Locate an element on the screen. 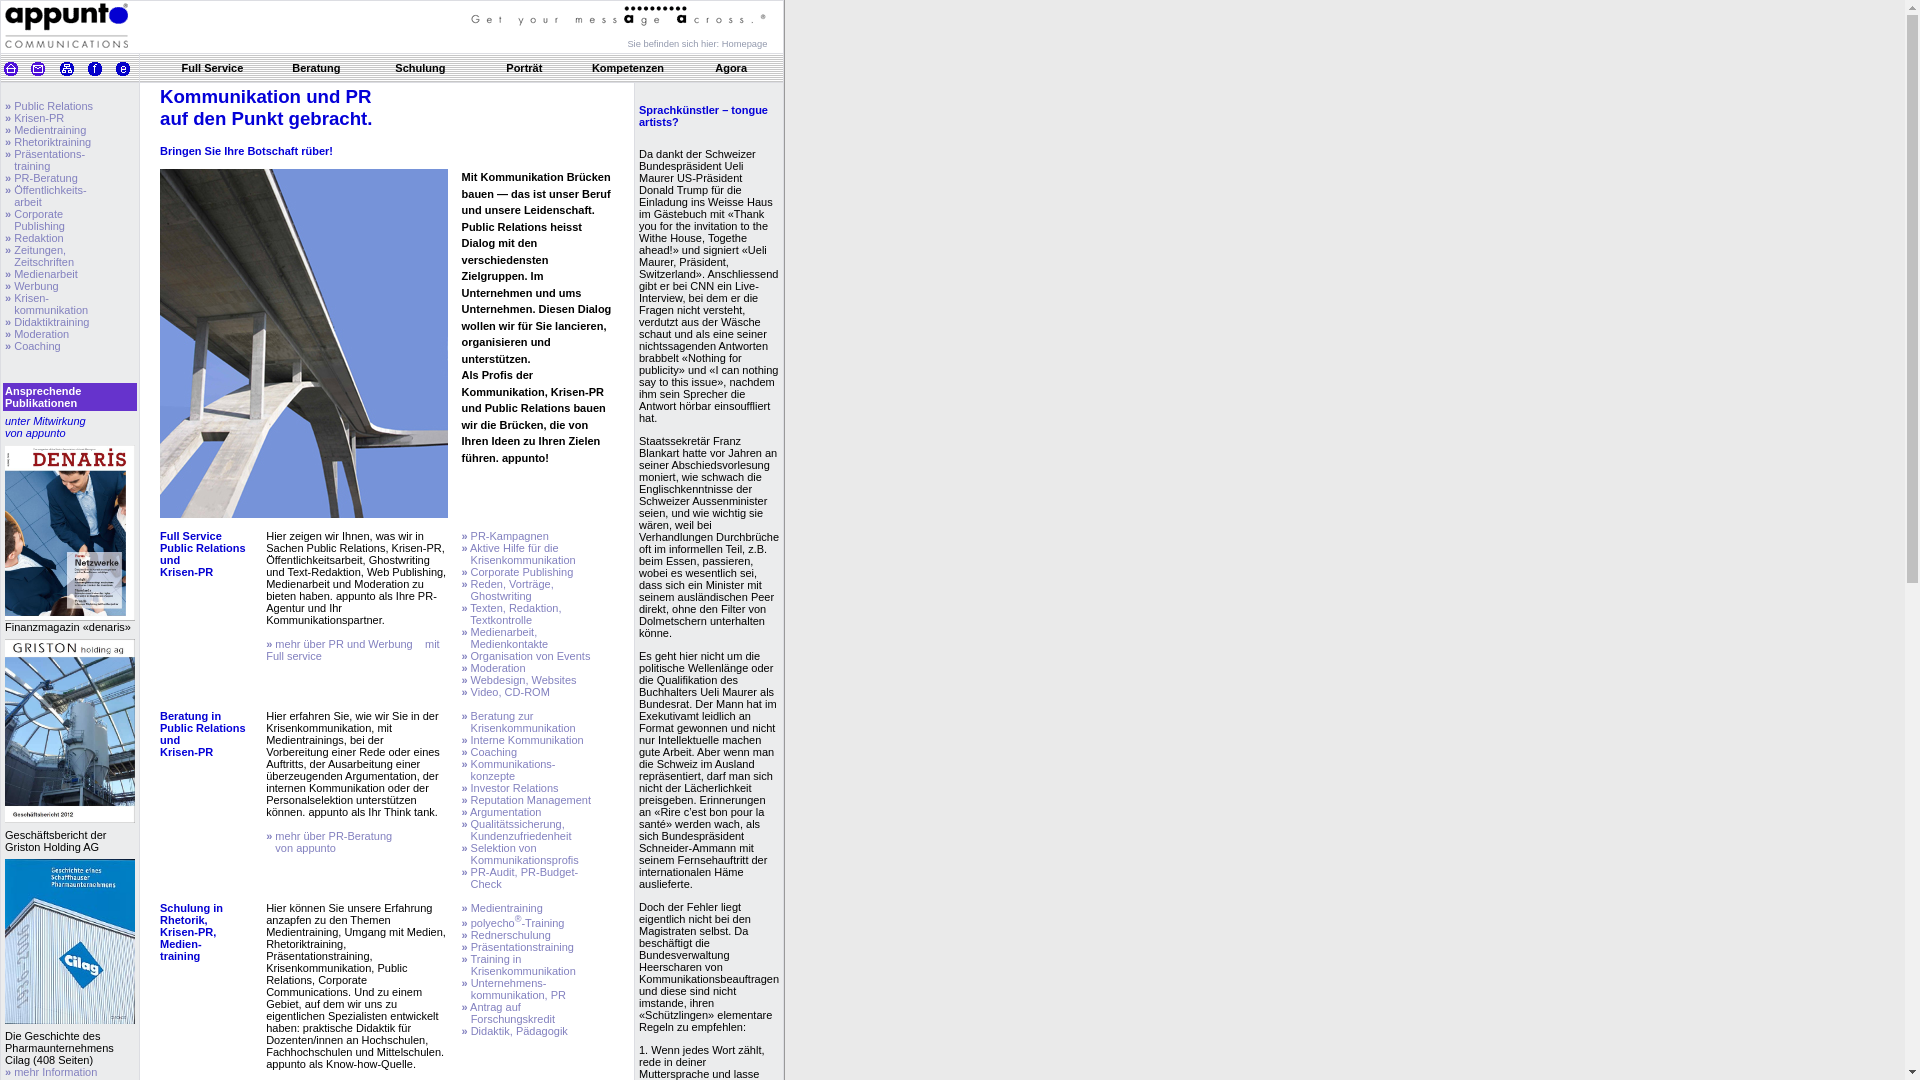 The width and height of the screenshot is (1920, 1080). 'Schulung' is located at coordinates (394, 67).